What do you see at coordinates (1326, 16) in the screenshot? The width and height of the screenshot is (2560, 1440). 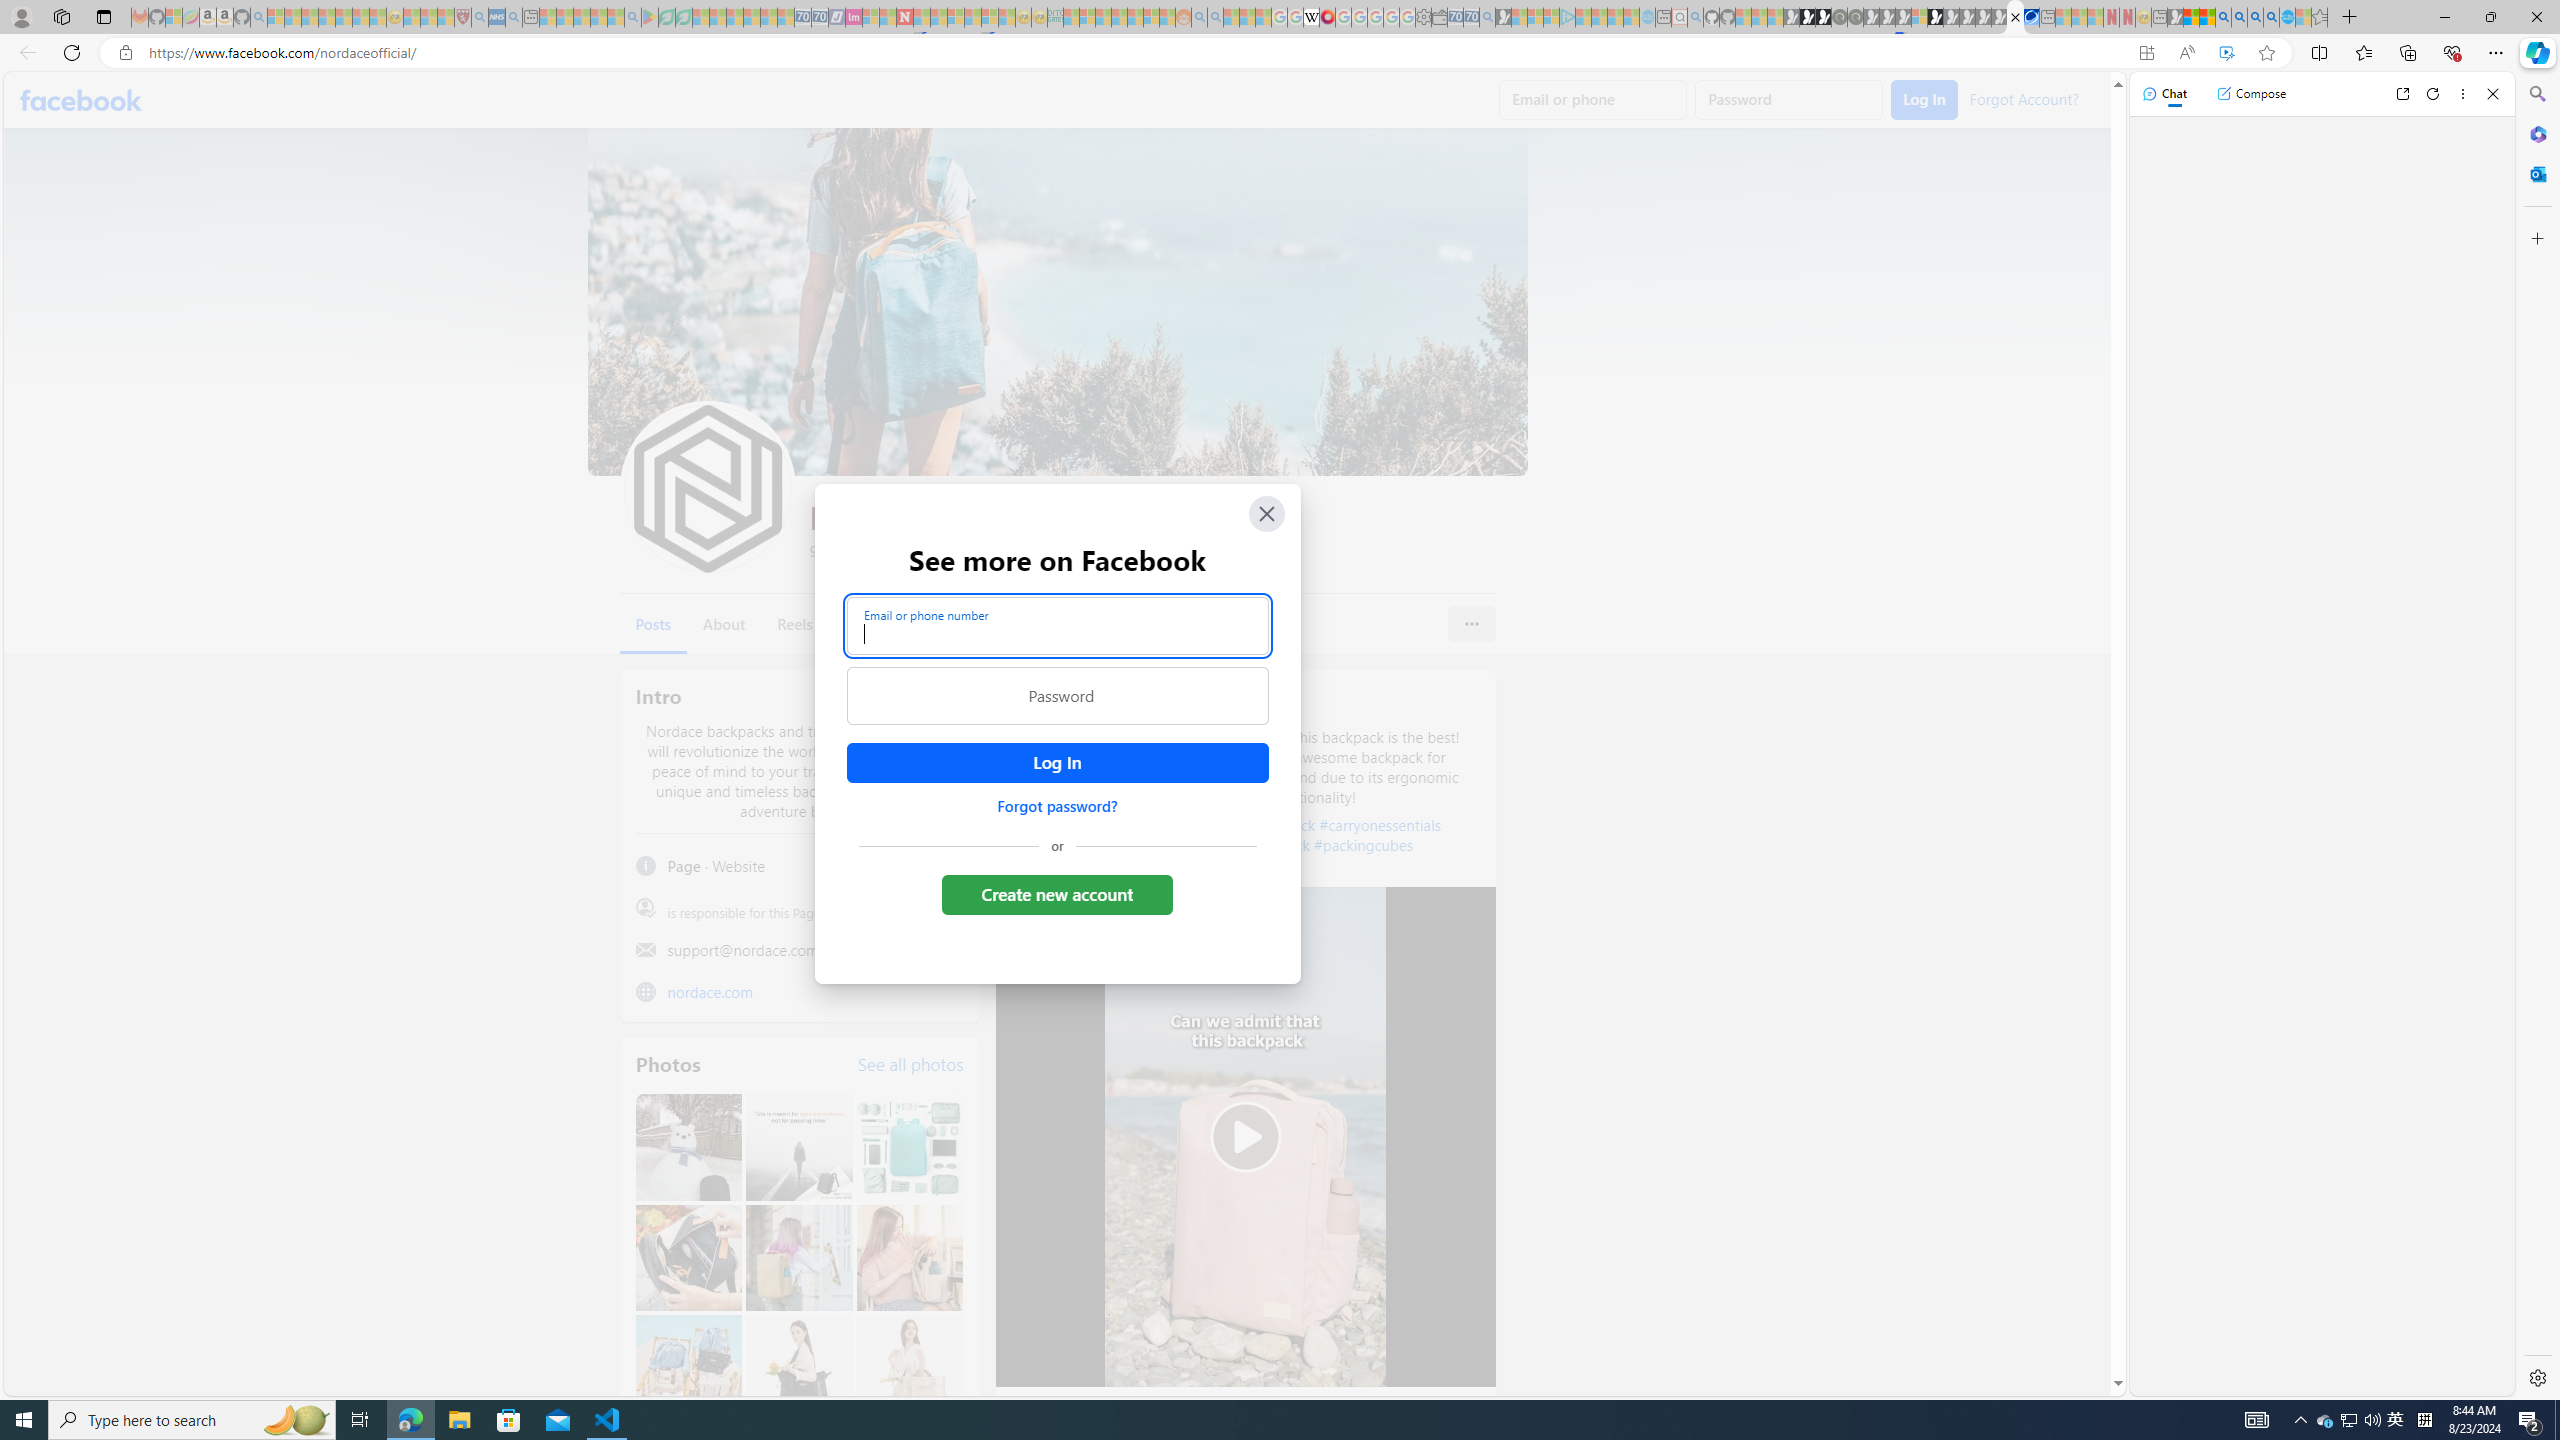 I see `'MediaWiki'` at bounding box center [1326, 16].